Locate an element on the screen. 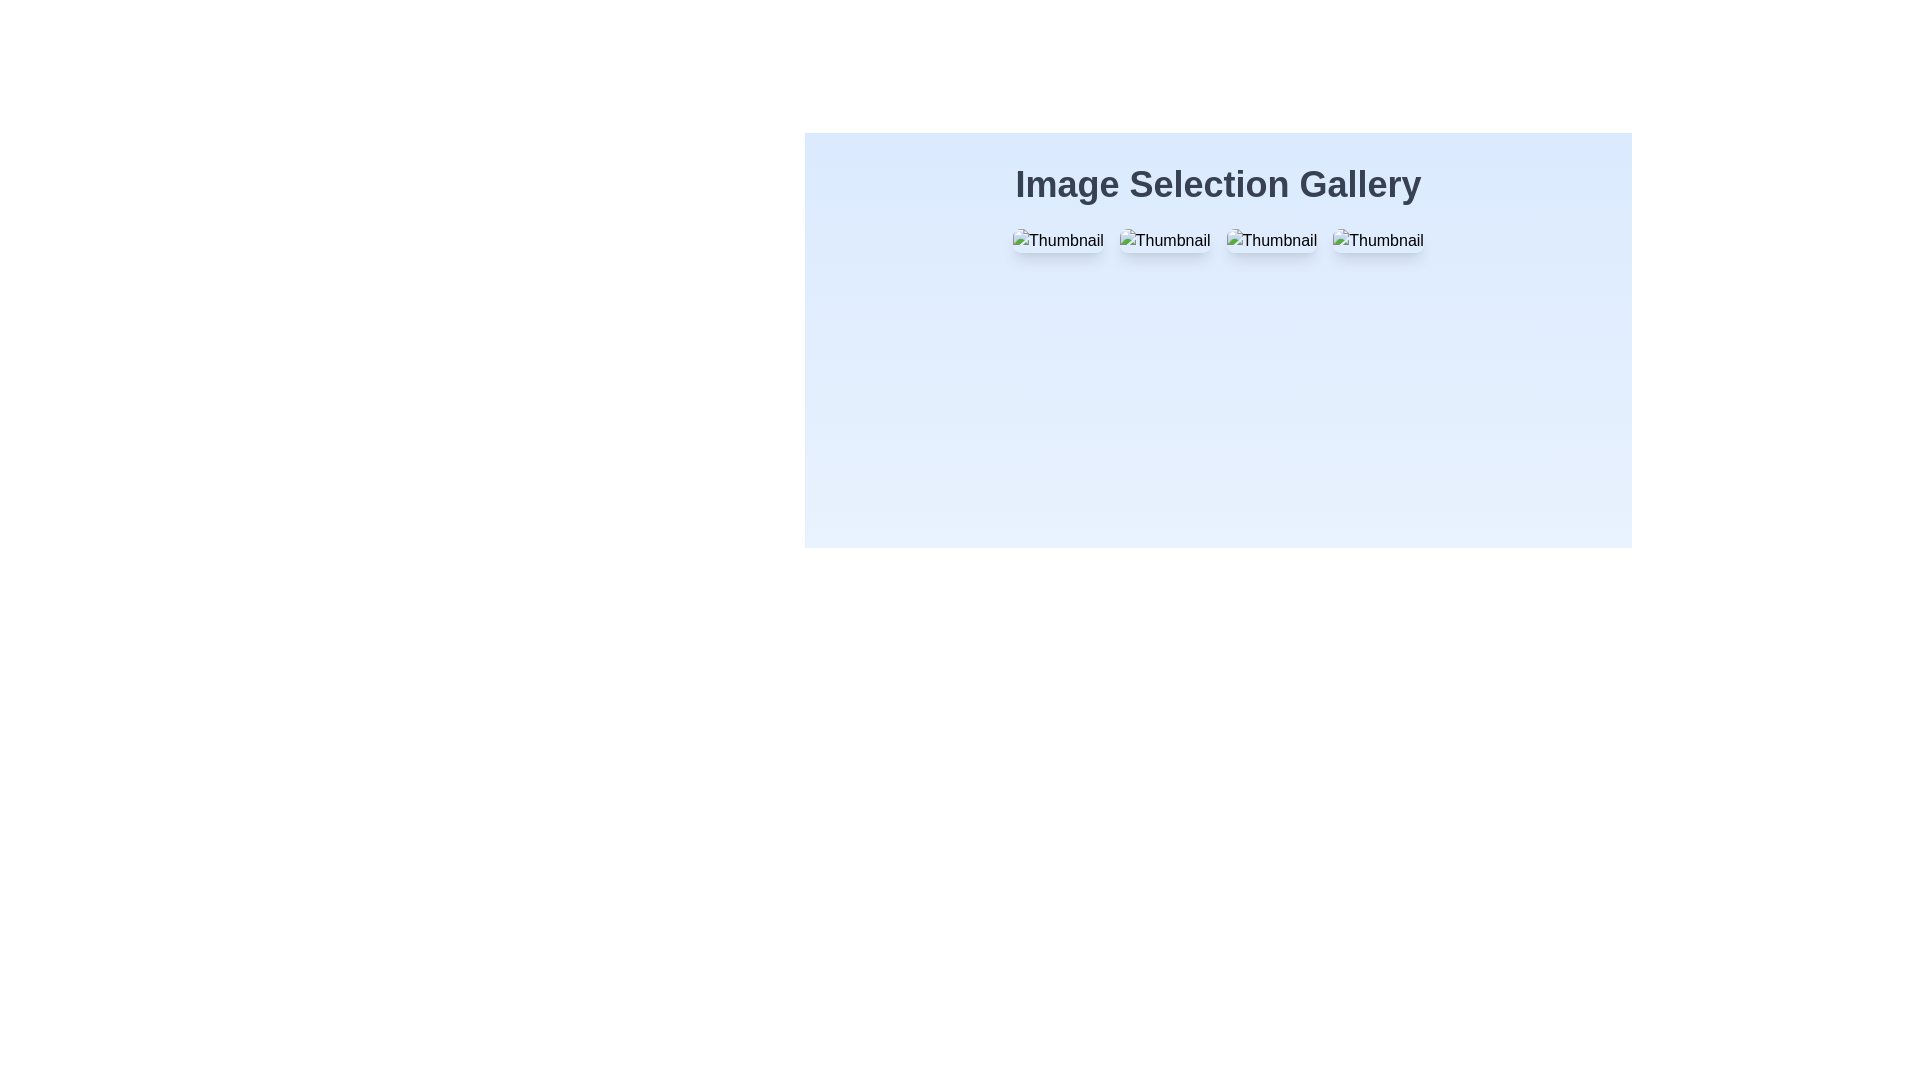 This screenshot has height=1080, width=1920. the first thumbnail image in the top row of the grid layout is located at coordinates (1057, 239).